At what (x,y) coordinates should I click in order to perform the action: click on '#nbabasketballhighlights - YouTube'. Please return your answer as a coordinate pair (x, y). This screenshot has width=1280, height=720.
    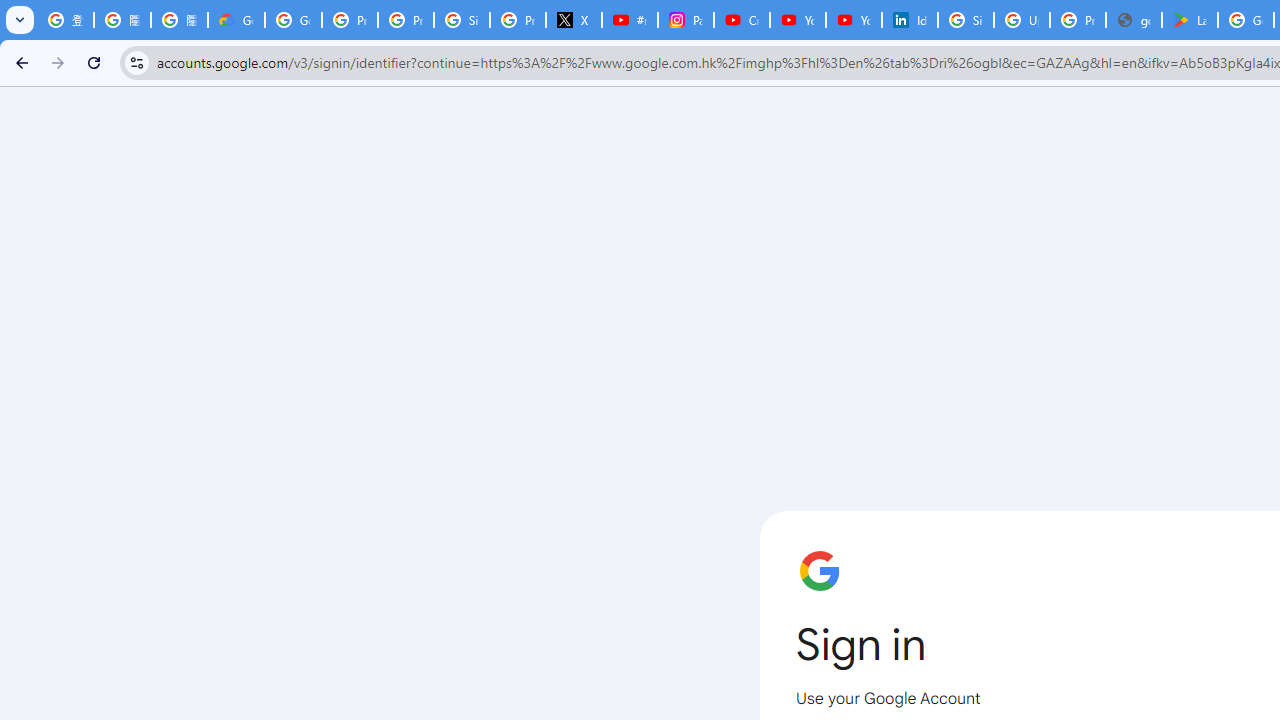
    Looking at the image, I should click on (628, 20).